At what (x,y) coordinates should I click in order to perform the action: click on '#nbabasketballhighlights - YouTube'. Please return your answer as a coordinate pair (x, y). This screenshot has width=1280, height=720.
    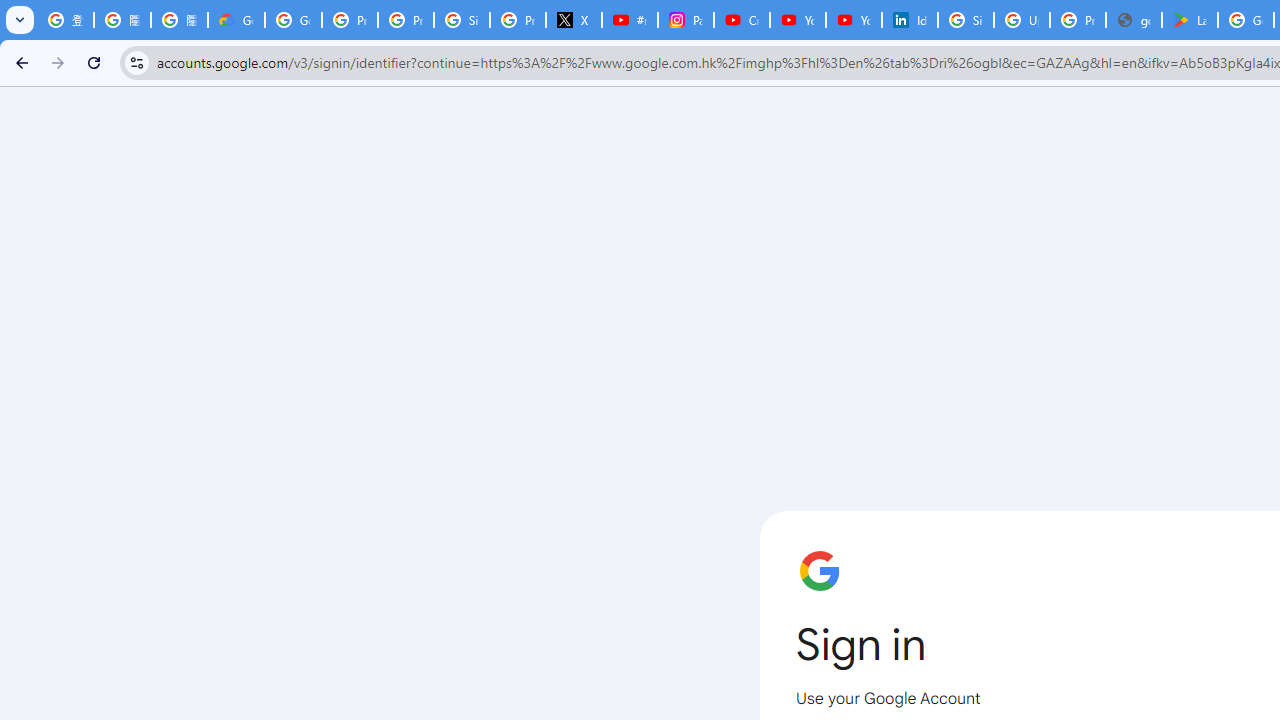
    Looking at the image, I should click on (628, 20).